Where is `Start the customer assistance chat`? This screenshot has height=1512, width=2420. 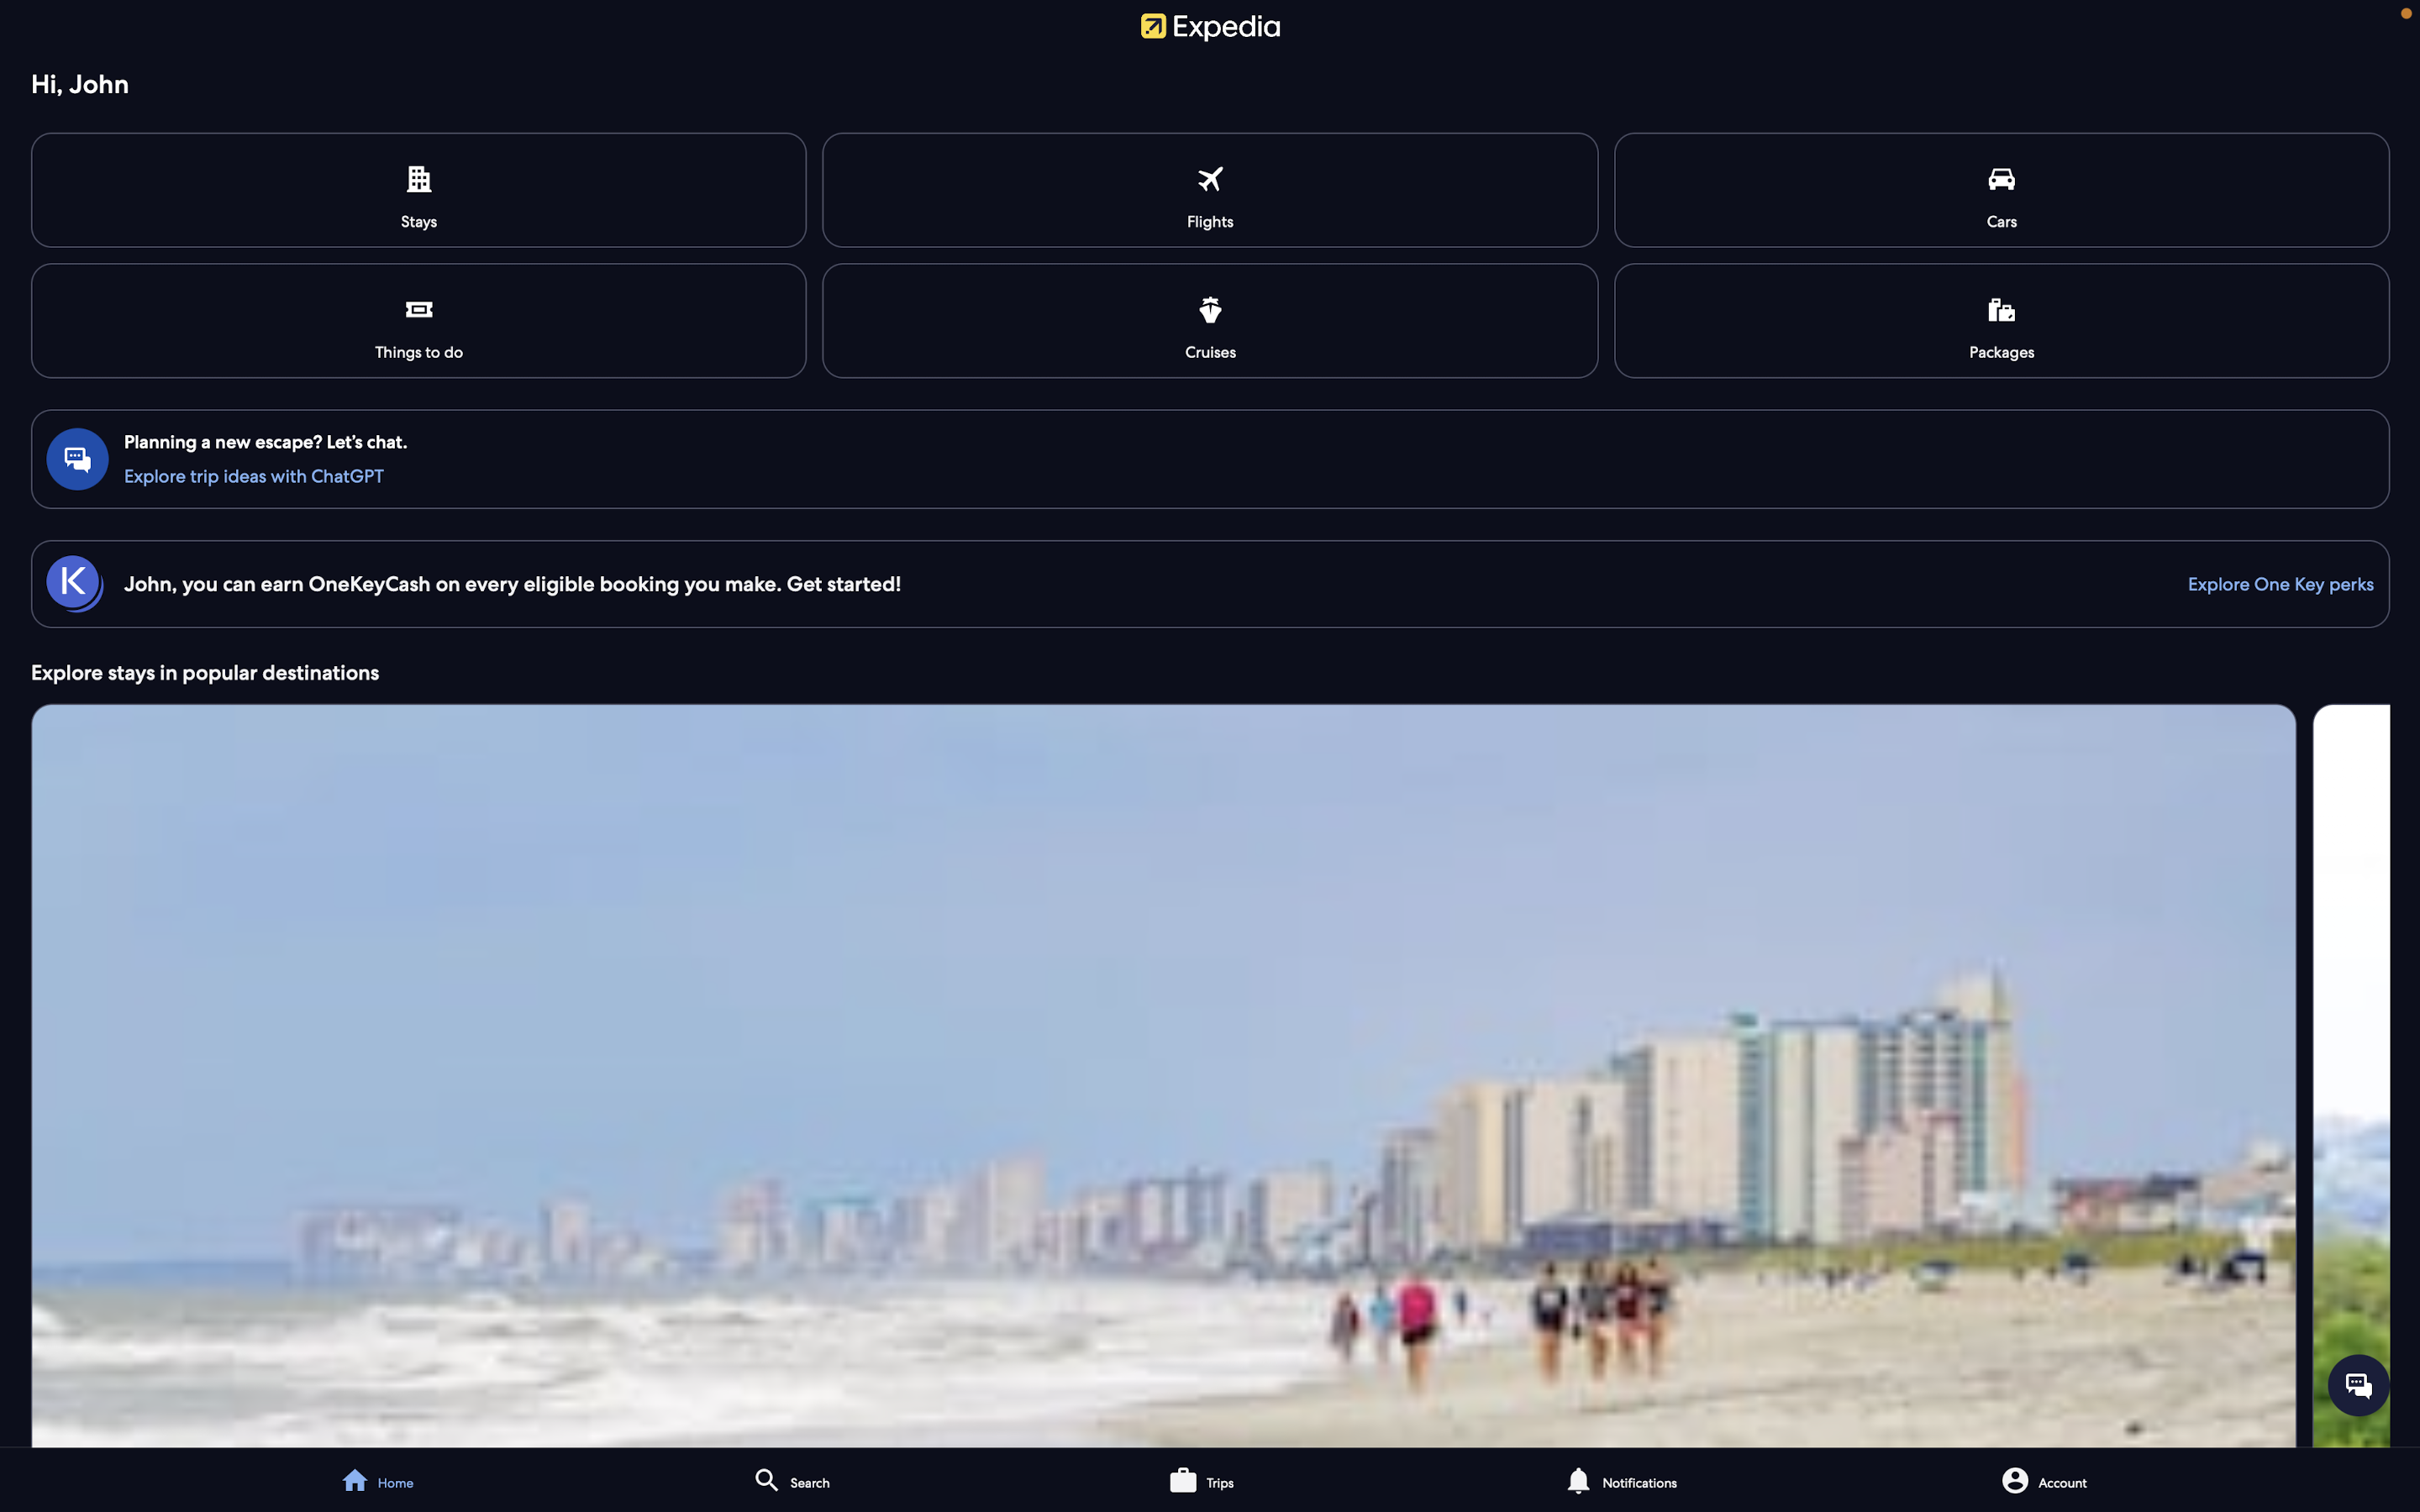
Start the customer assistance chat is located at coordinates (2358, 1383).